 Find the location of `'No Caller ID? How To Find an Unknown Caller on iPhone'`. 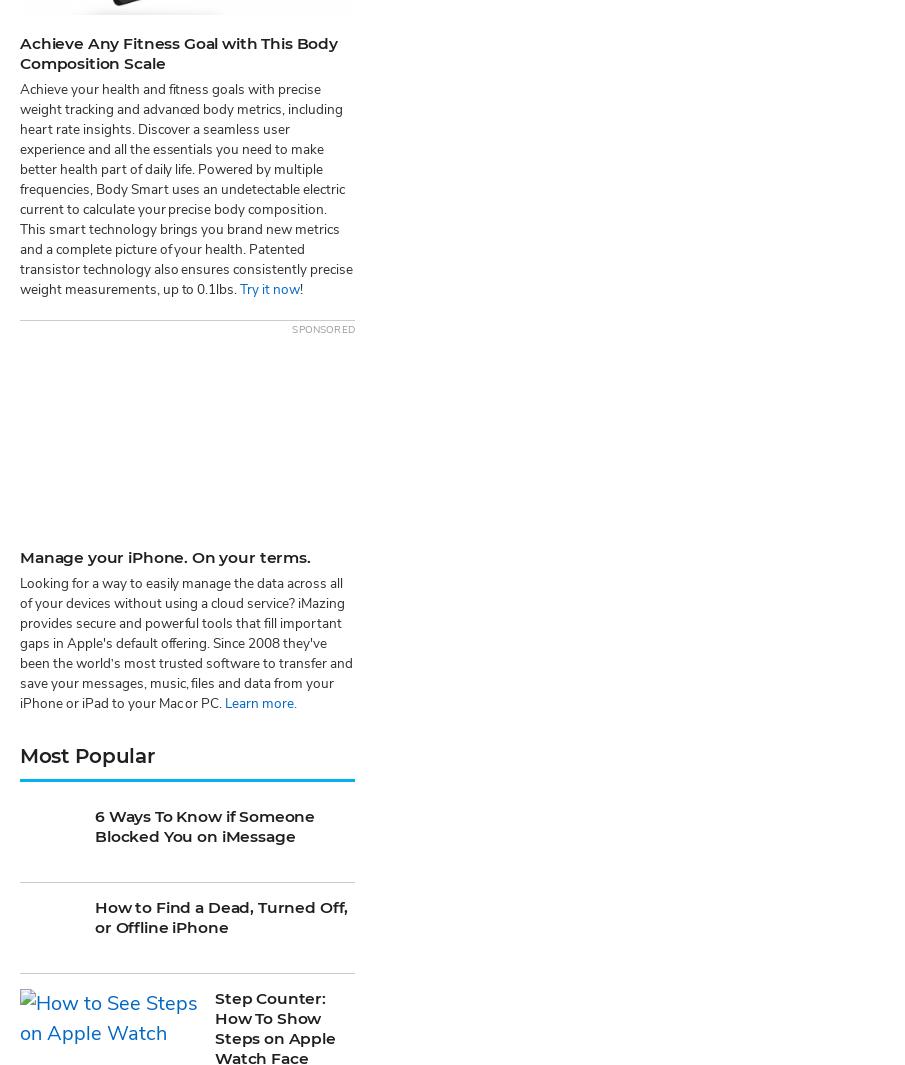

'No Caller ID? How To Find an Unknown Caller on iPhone' is located at coordinates (214, 551).